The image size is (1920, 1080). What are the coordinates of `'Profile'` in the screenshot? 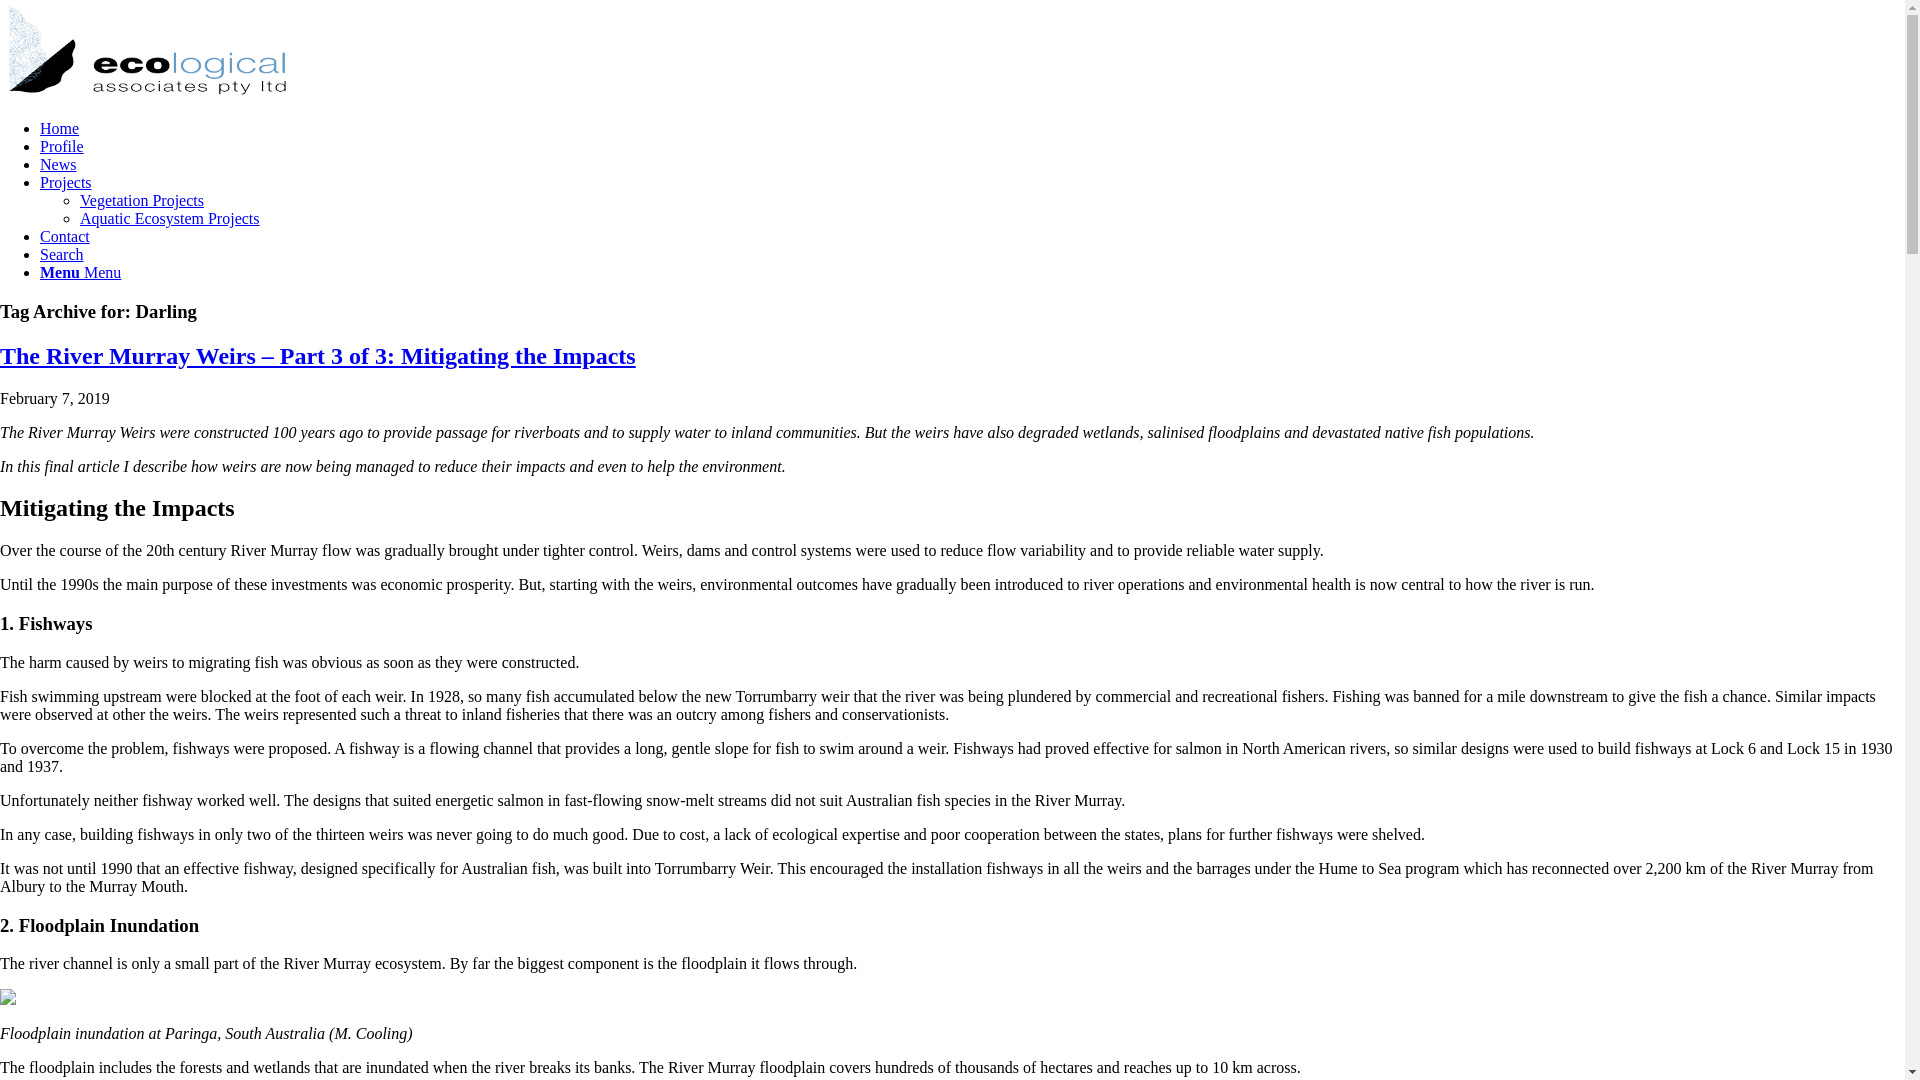 It's located at (62, 145).